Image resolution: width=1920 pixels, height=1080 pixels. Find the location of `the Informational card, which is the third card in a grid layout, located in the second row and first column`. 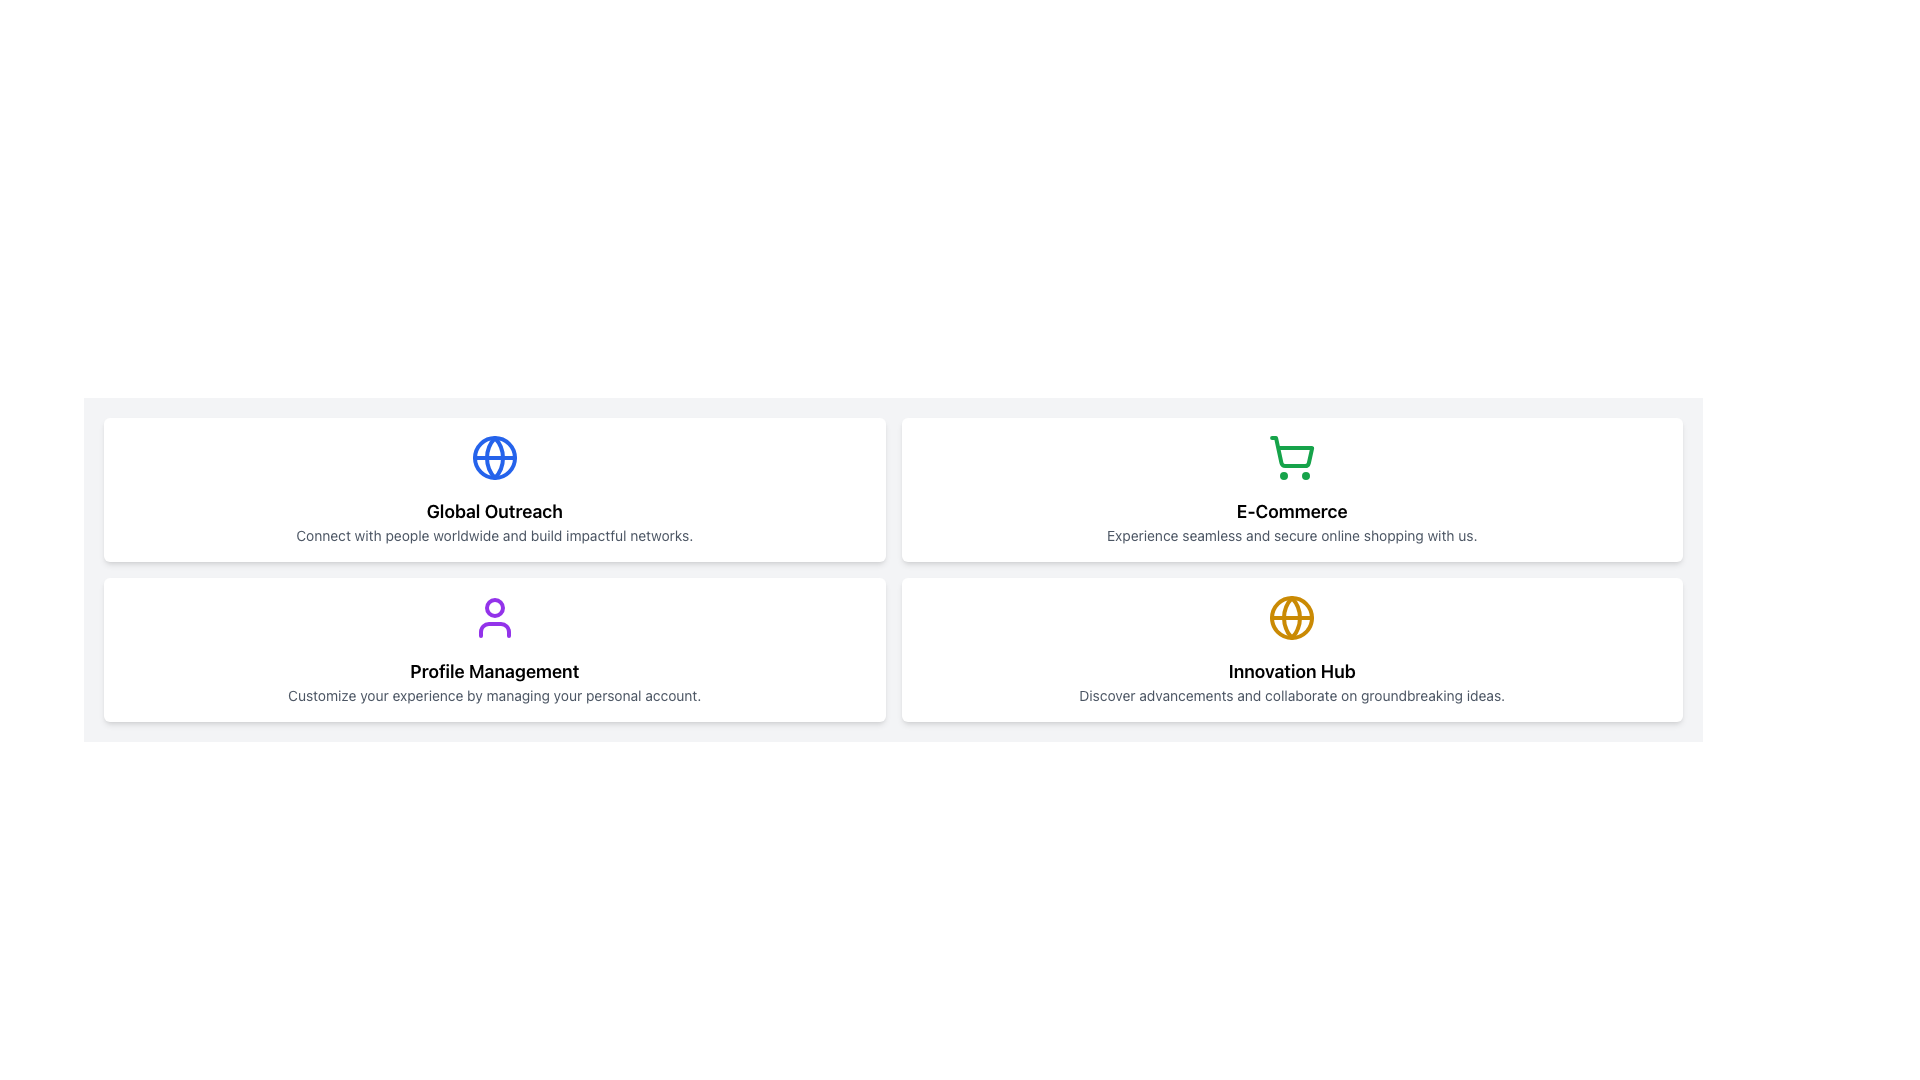

the Informational card, which is the third card in a grid layout, located in the second row and first column is located at coordinates (494, 650).